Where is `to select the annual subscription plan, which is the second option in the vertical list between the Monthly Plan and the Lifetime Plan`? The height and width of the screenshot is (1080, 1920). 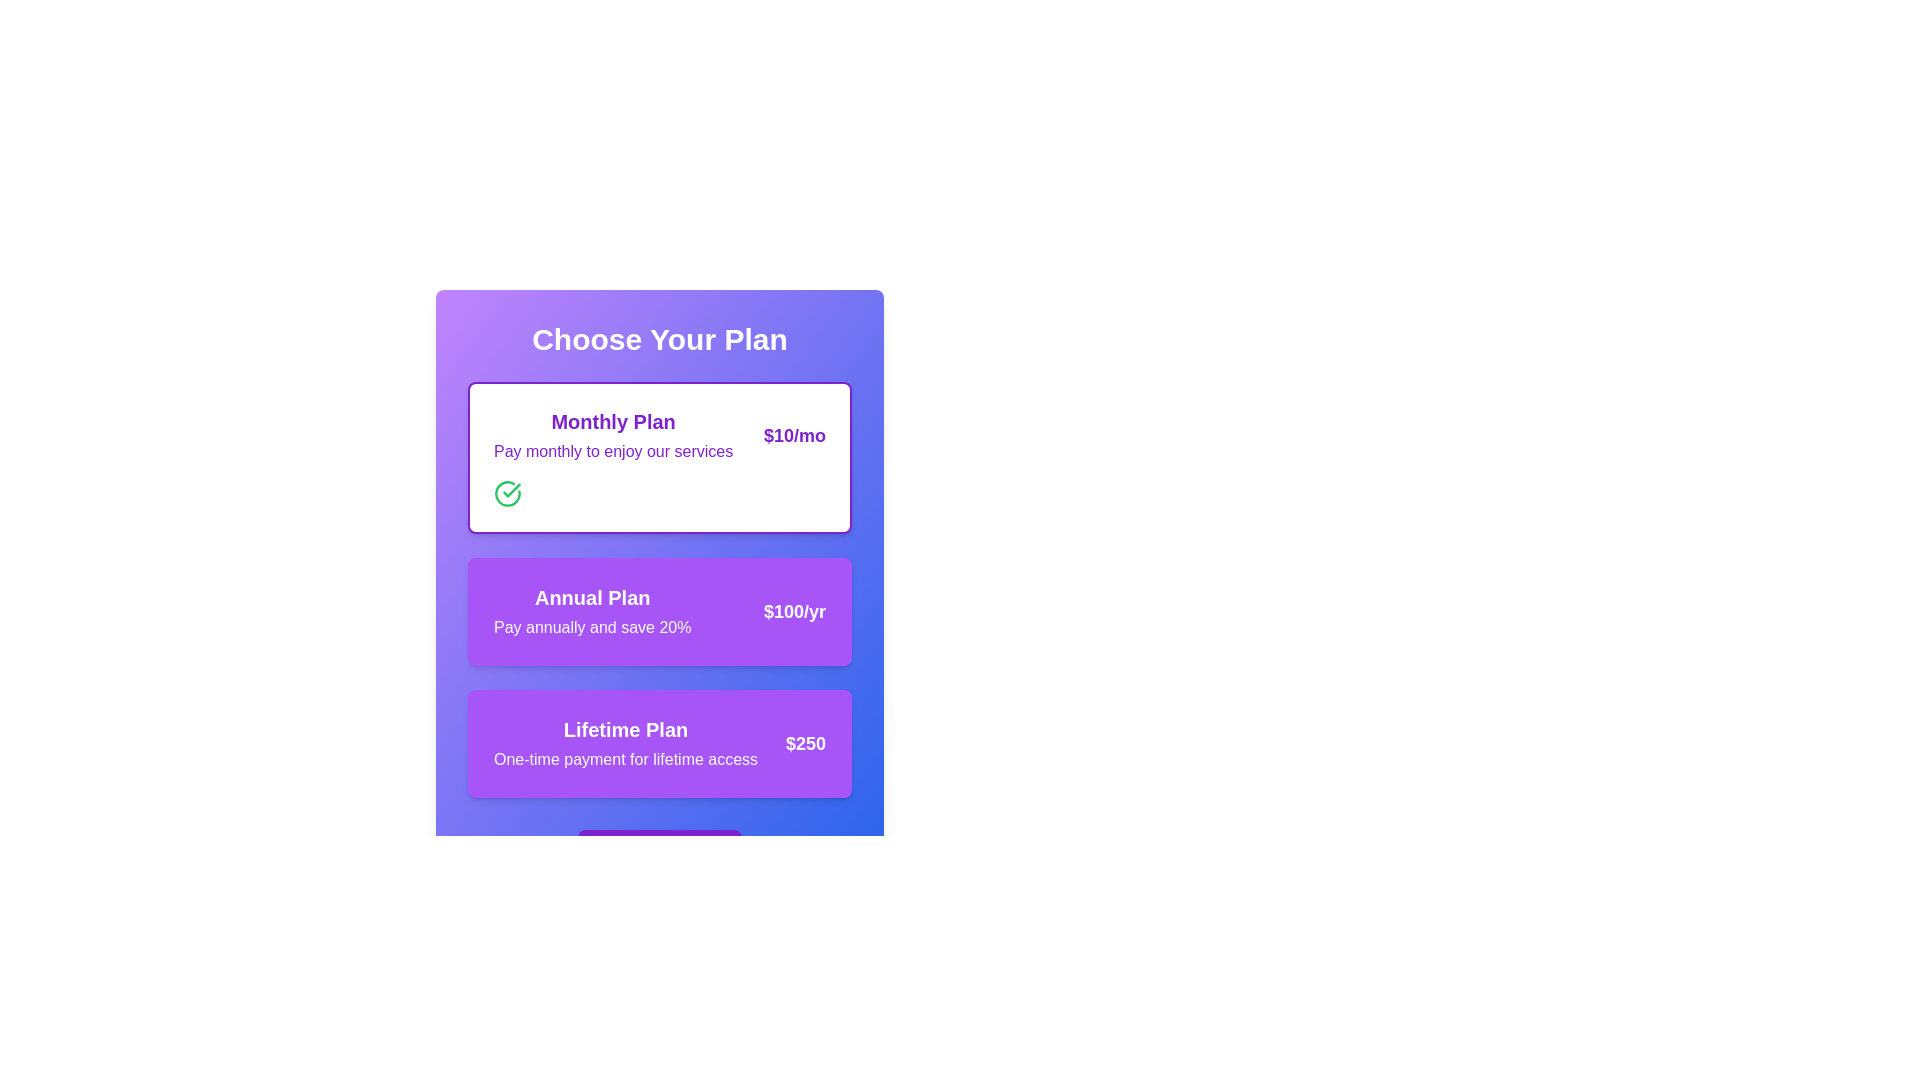 to select the annual subscription plan, which is the second option in the vertical list between the Monthly Plan and the Lifetime Plan is located at coordinates (660, 611).